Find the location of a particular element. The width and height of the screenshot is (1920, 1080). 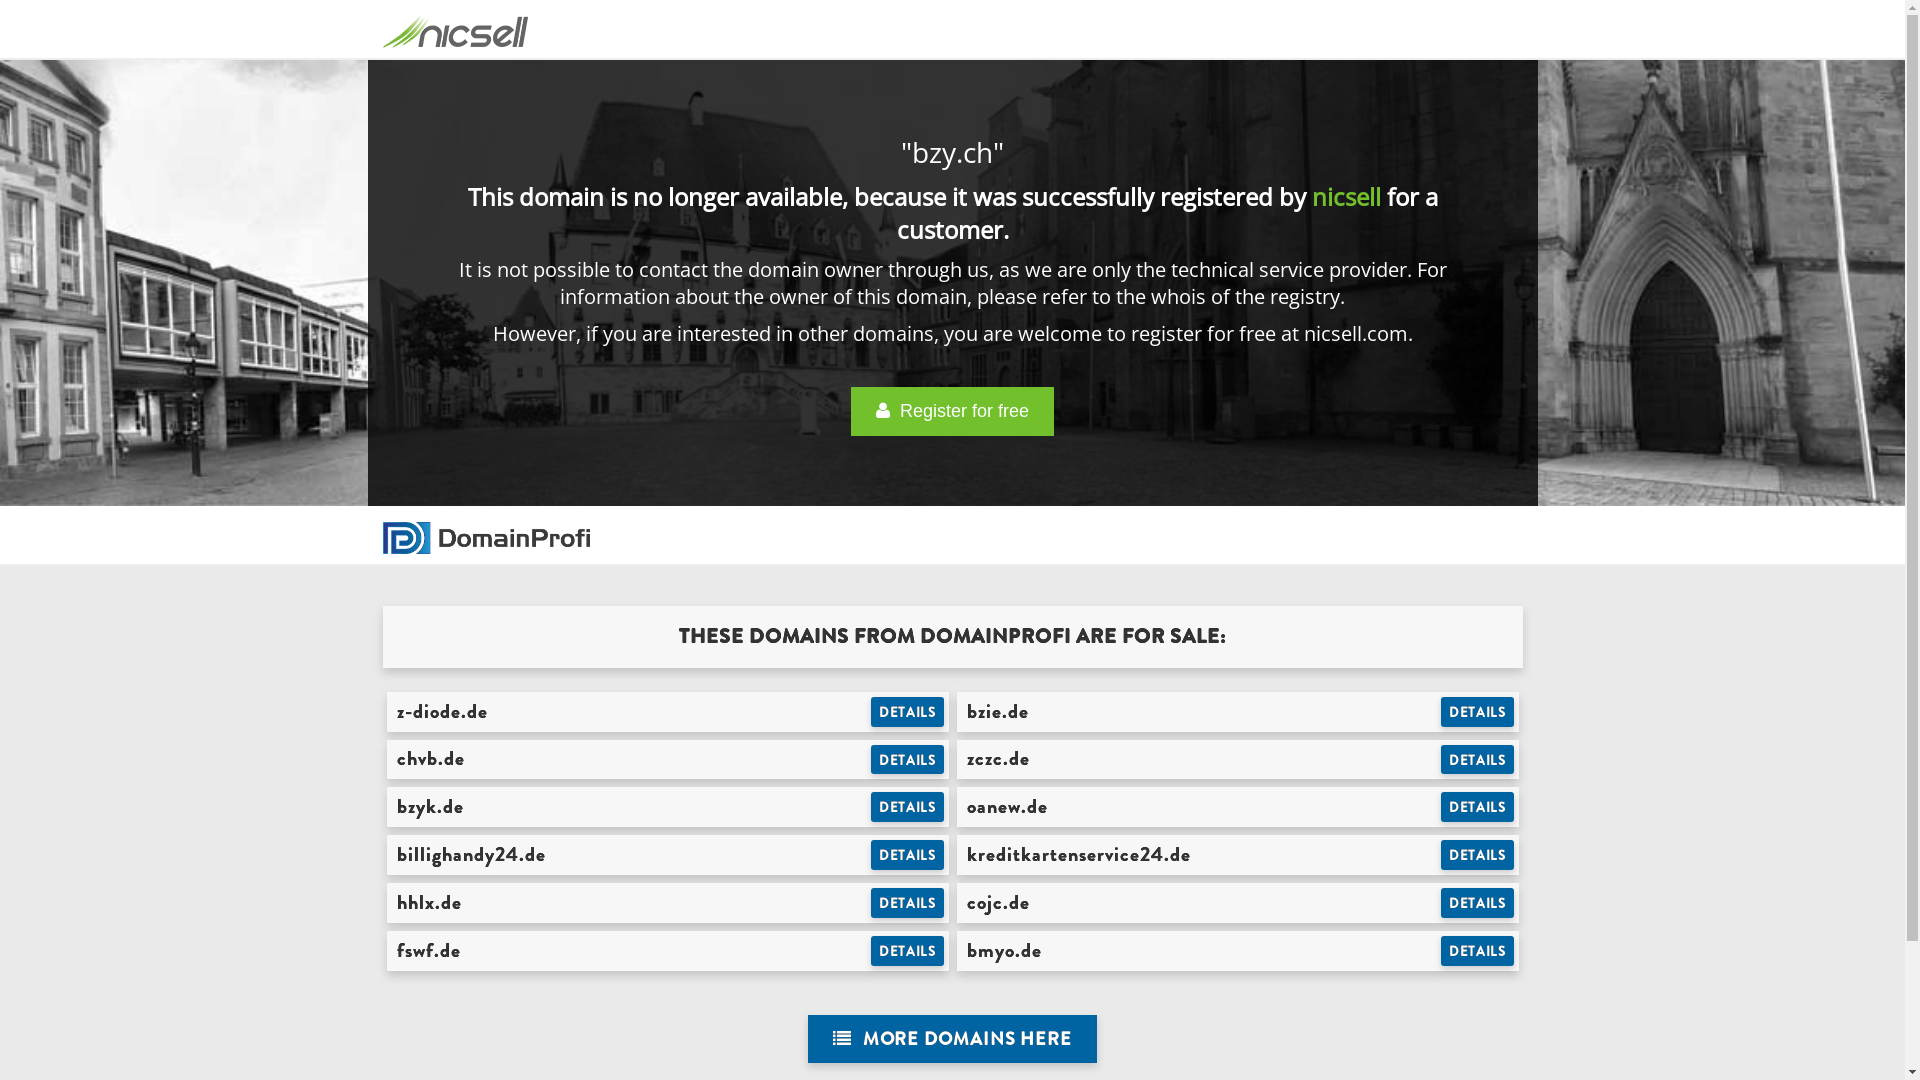

'nicsell' is located at coordinates (1346, 196).